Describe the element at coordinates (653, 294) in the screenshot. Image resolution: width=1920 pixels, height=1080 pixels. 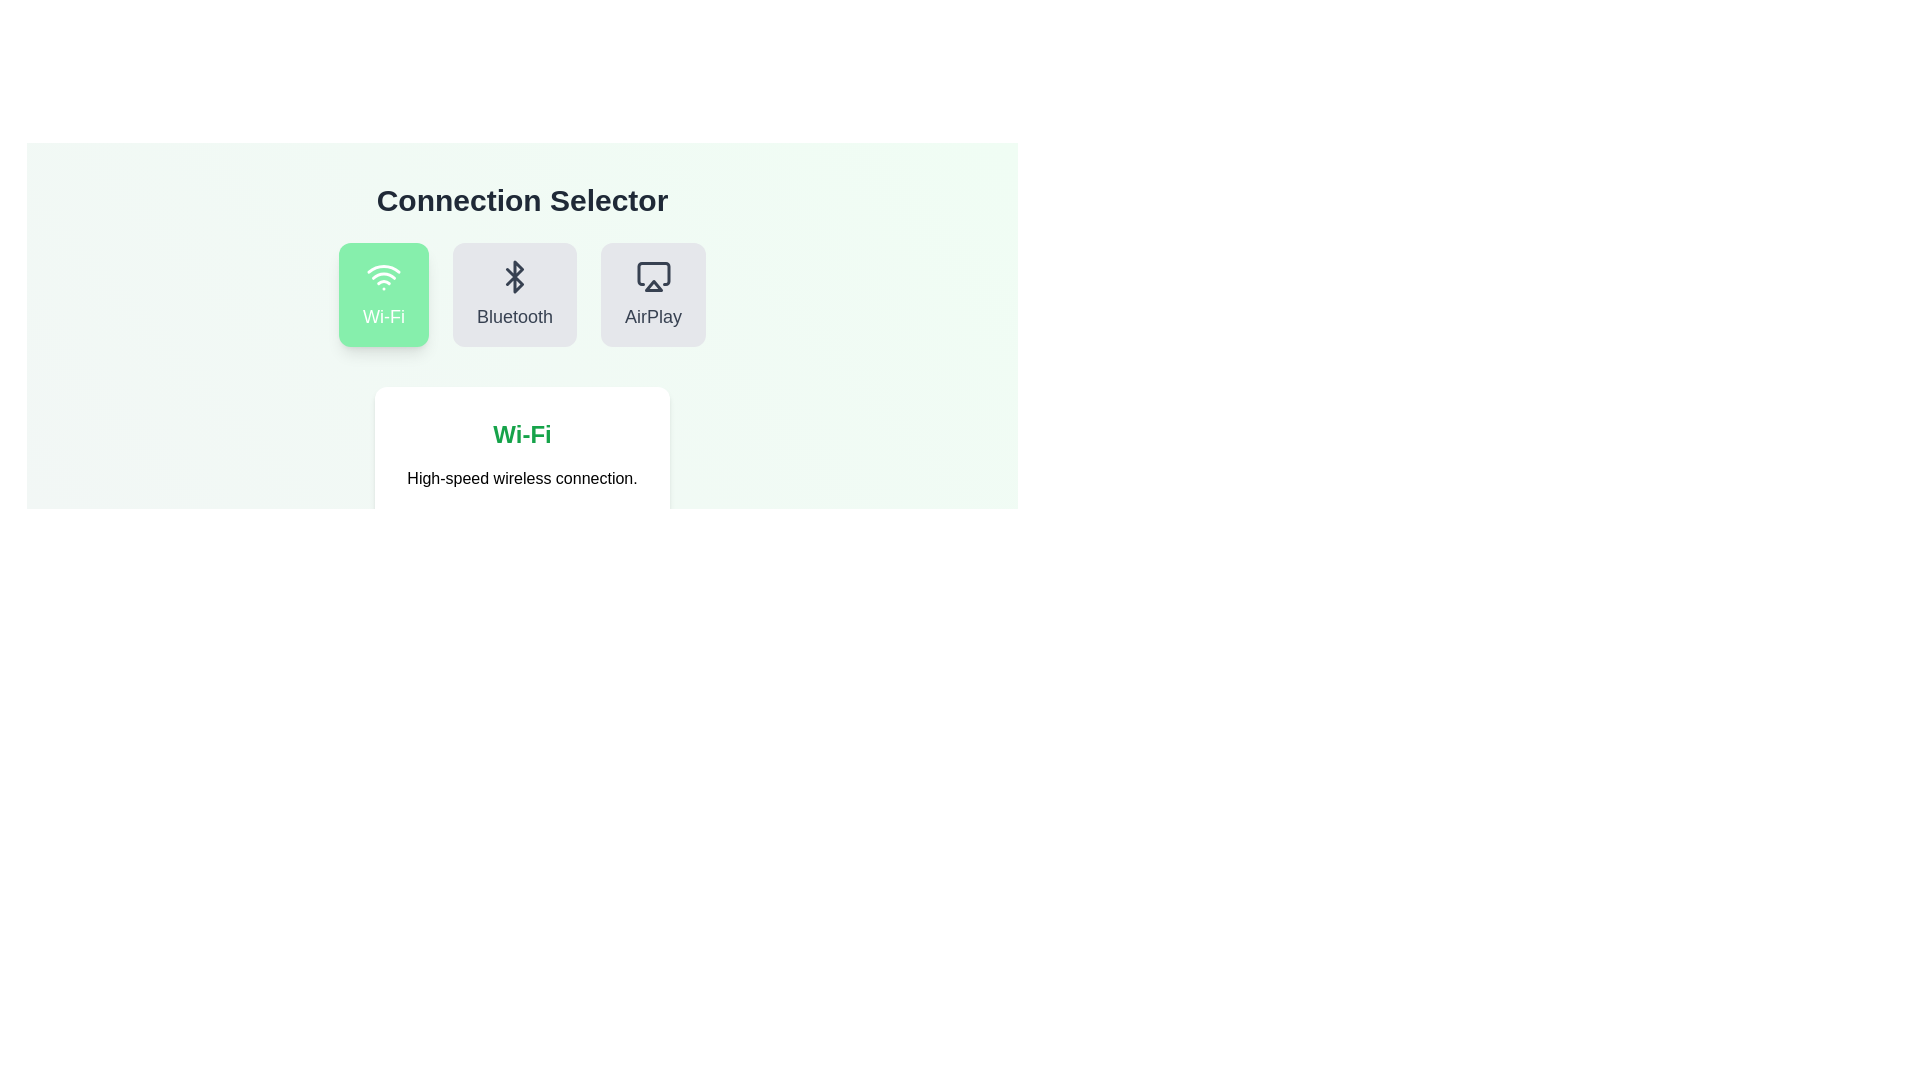
I see `the connection option AirPlay` at that location.